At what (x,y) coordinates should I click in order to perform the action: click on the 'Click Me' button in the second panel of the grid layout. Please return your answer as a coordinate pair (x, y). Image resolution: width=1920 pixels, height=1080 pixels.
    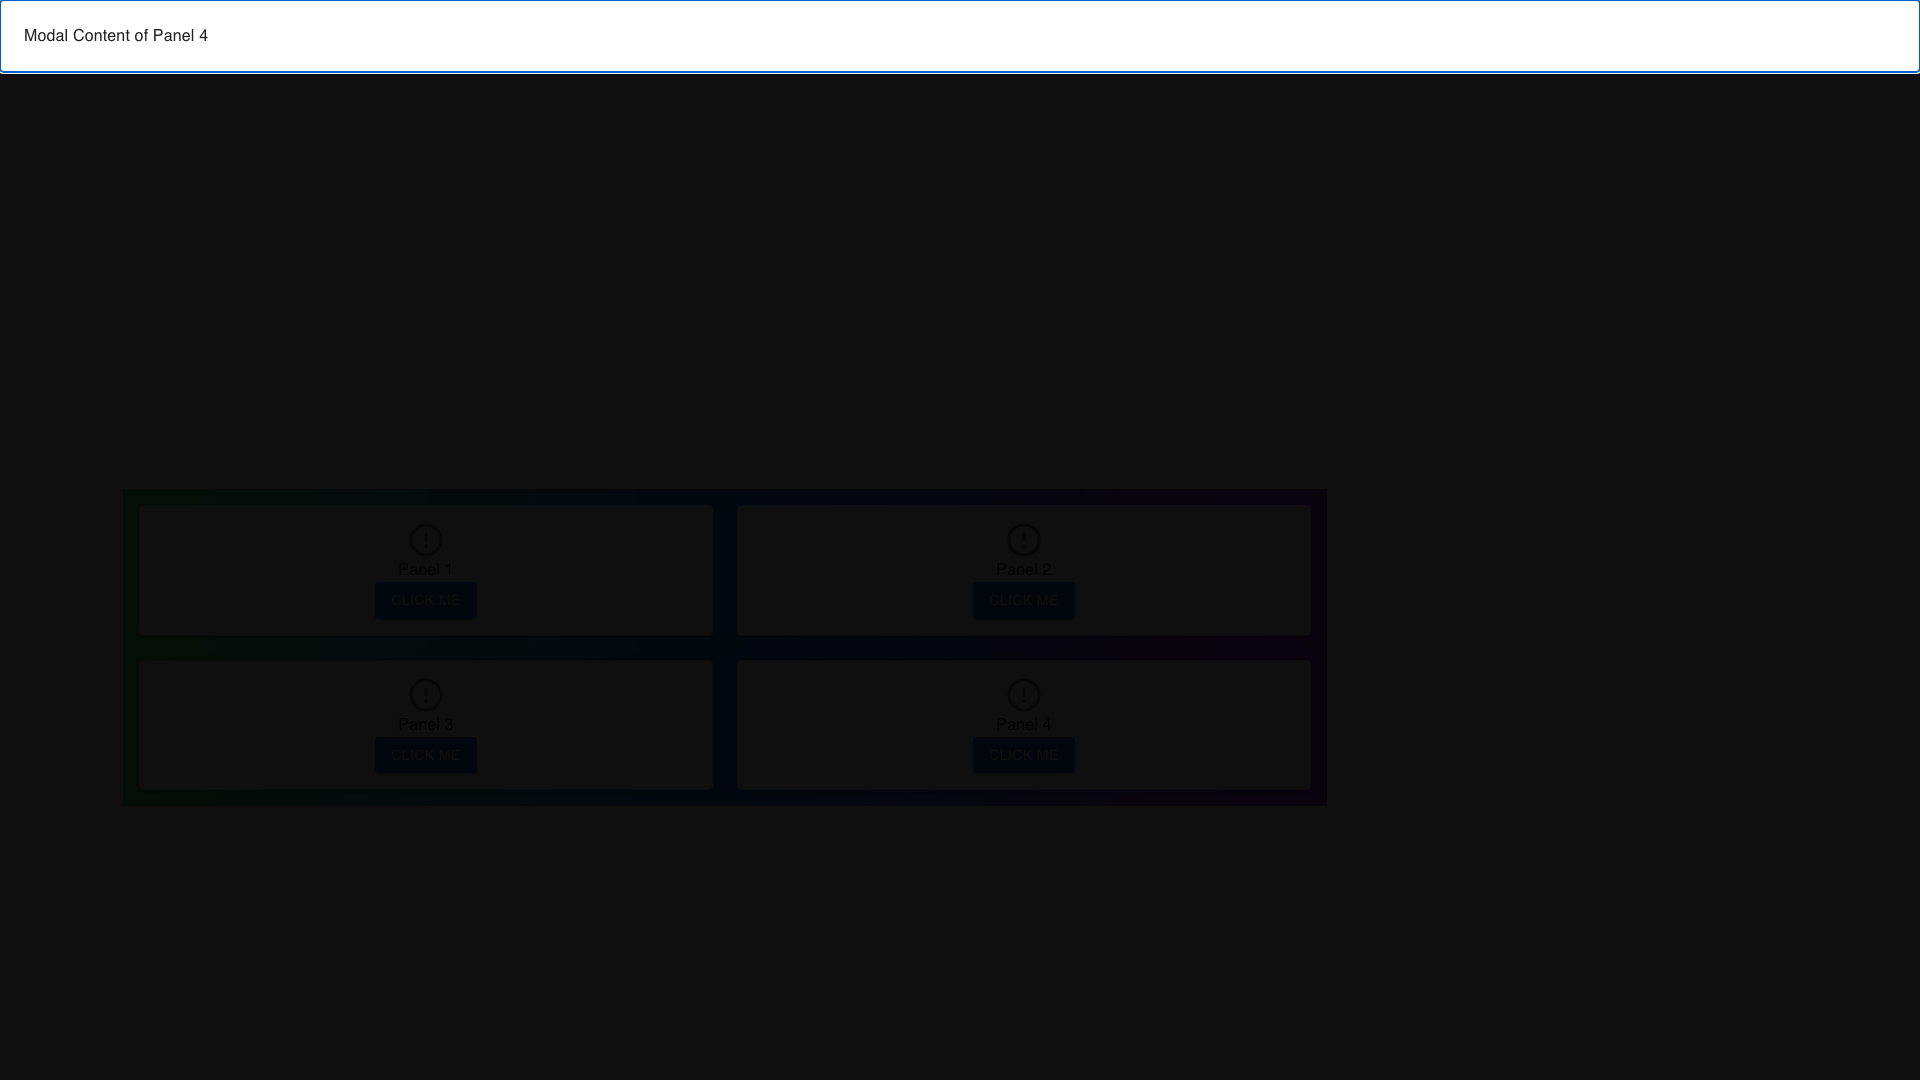
    Looking at the image, I should click on (1023, 570).